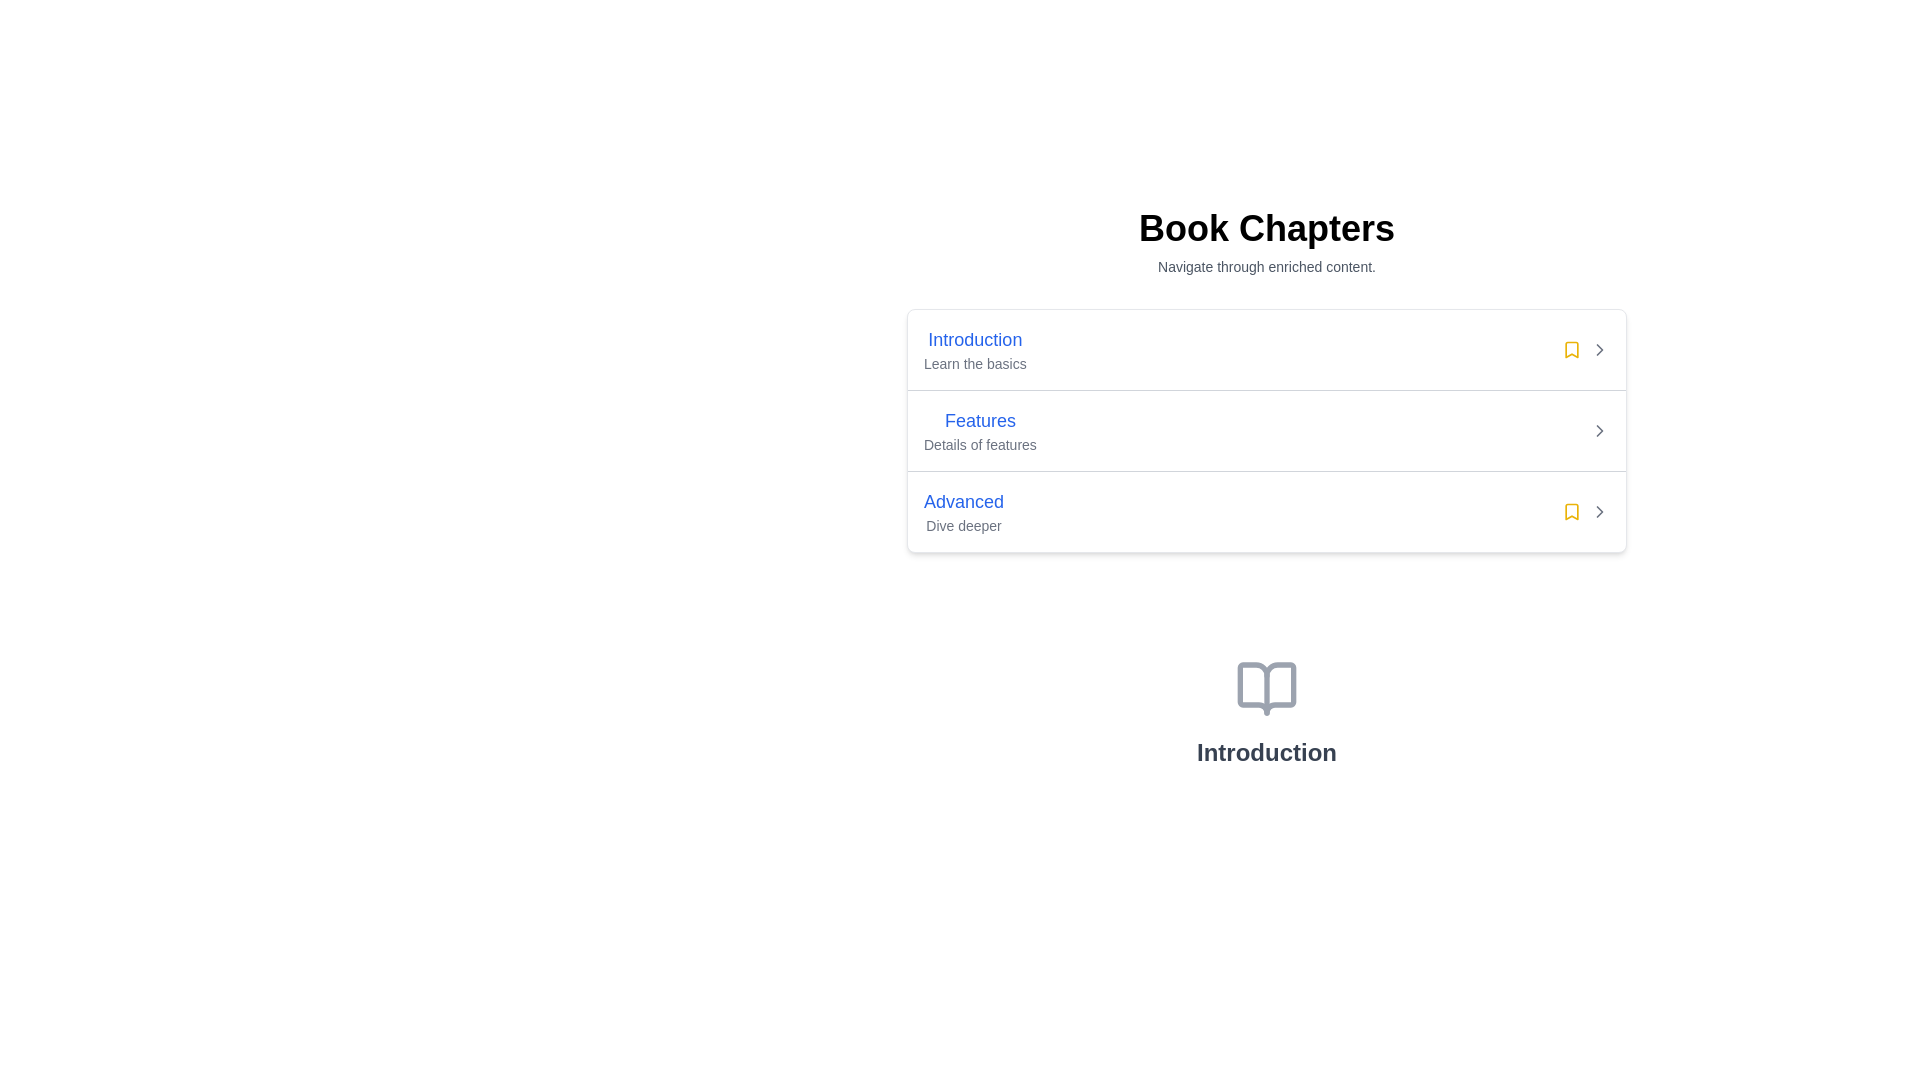  What do you see at coordinates (975, 338) in the screenshot?
I see `the navigational text link that leads to the 'Introduction' section` at bounding box center [975, 338].